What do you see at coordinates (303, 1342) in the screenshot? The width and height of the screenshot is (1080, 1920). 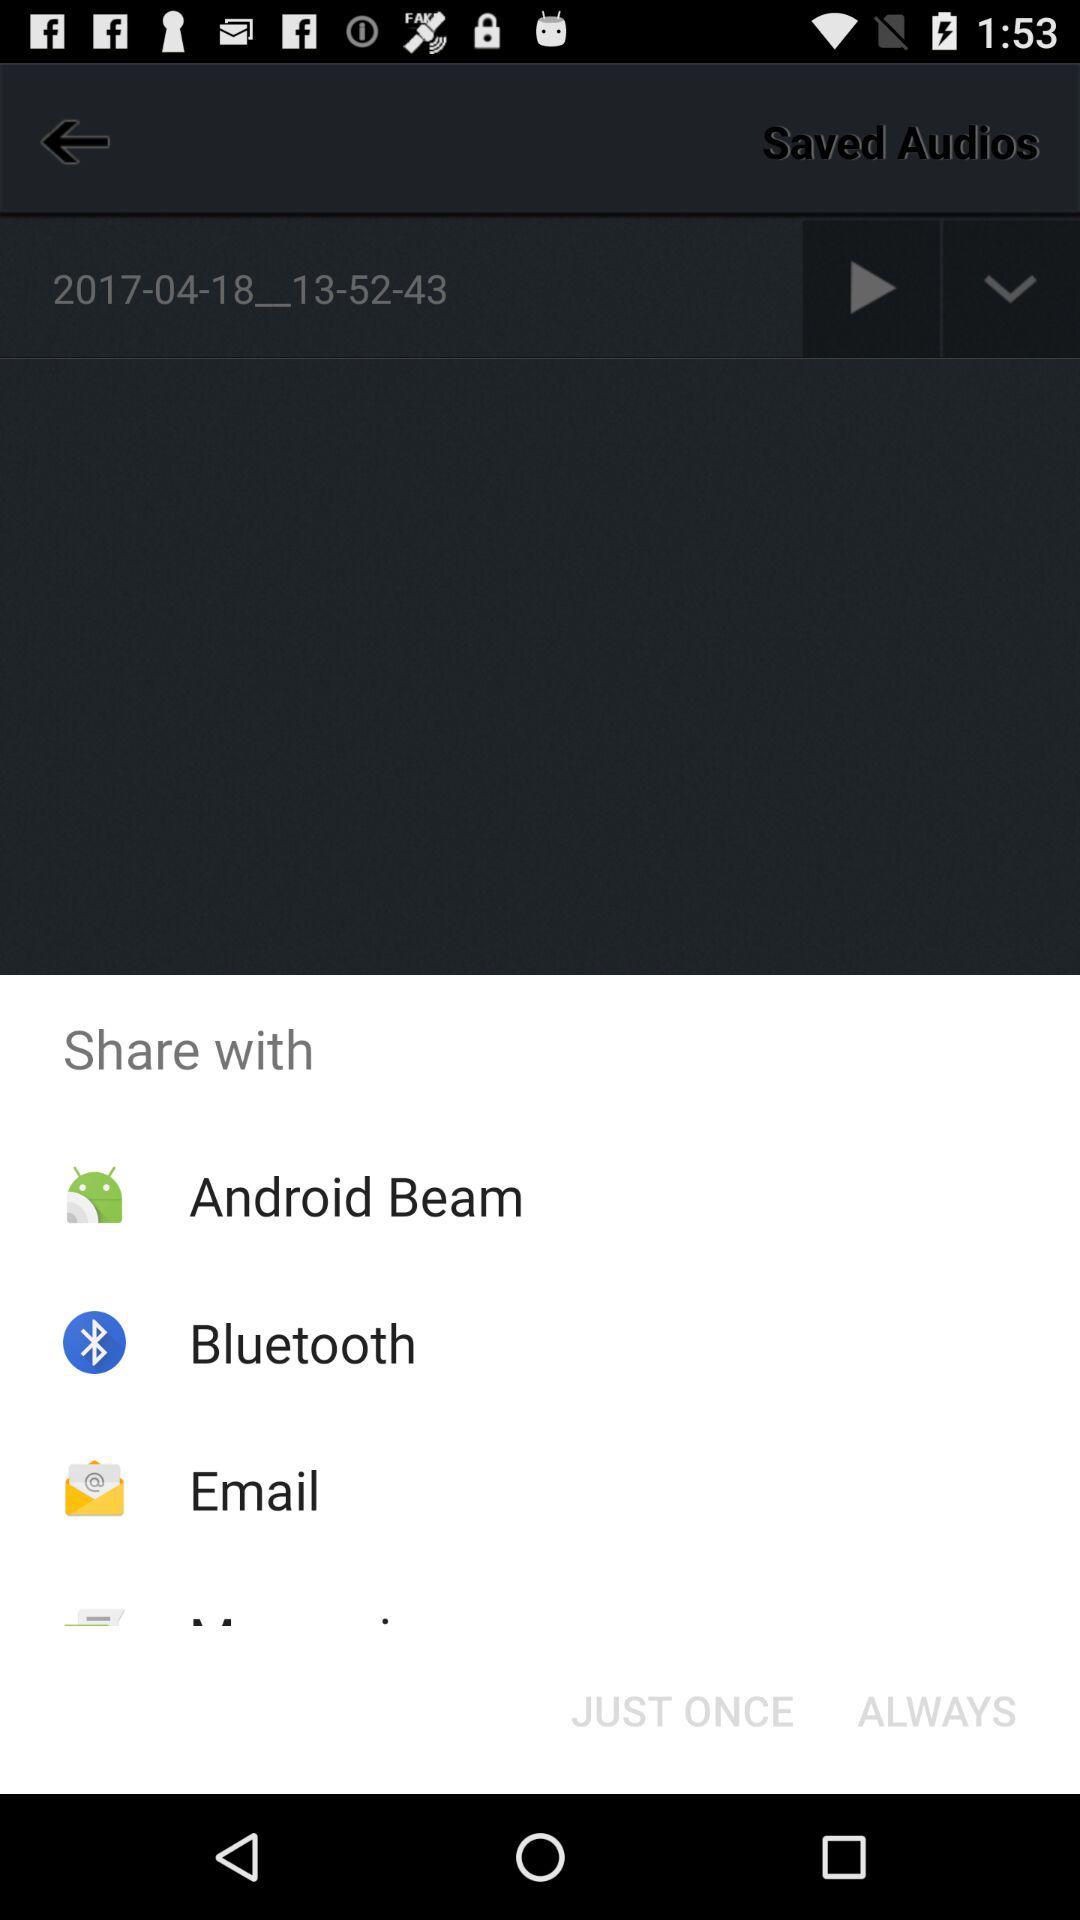 I see `app above email item` at bounding box center [303, 1342].